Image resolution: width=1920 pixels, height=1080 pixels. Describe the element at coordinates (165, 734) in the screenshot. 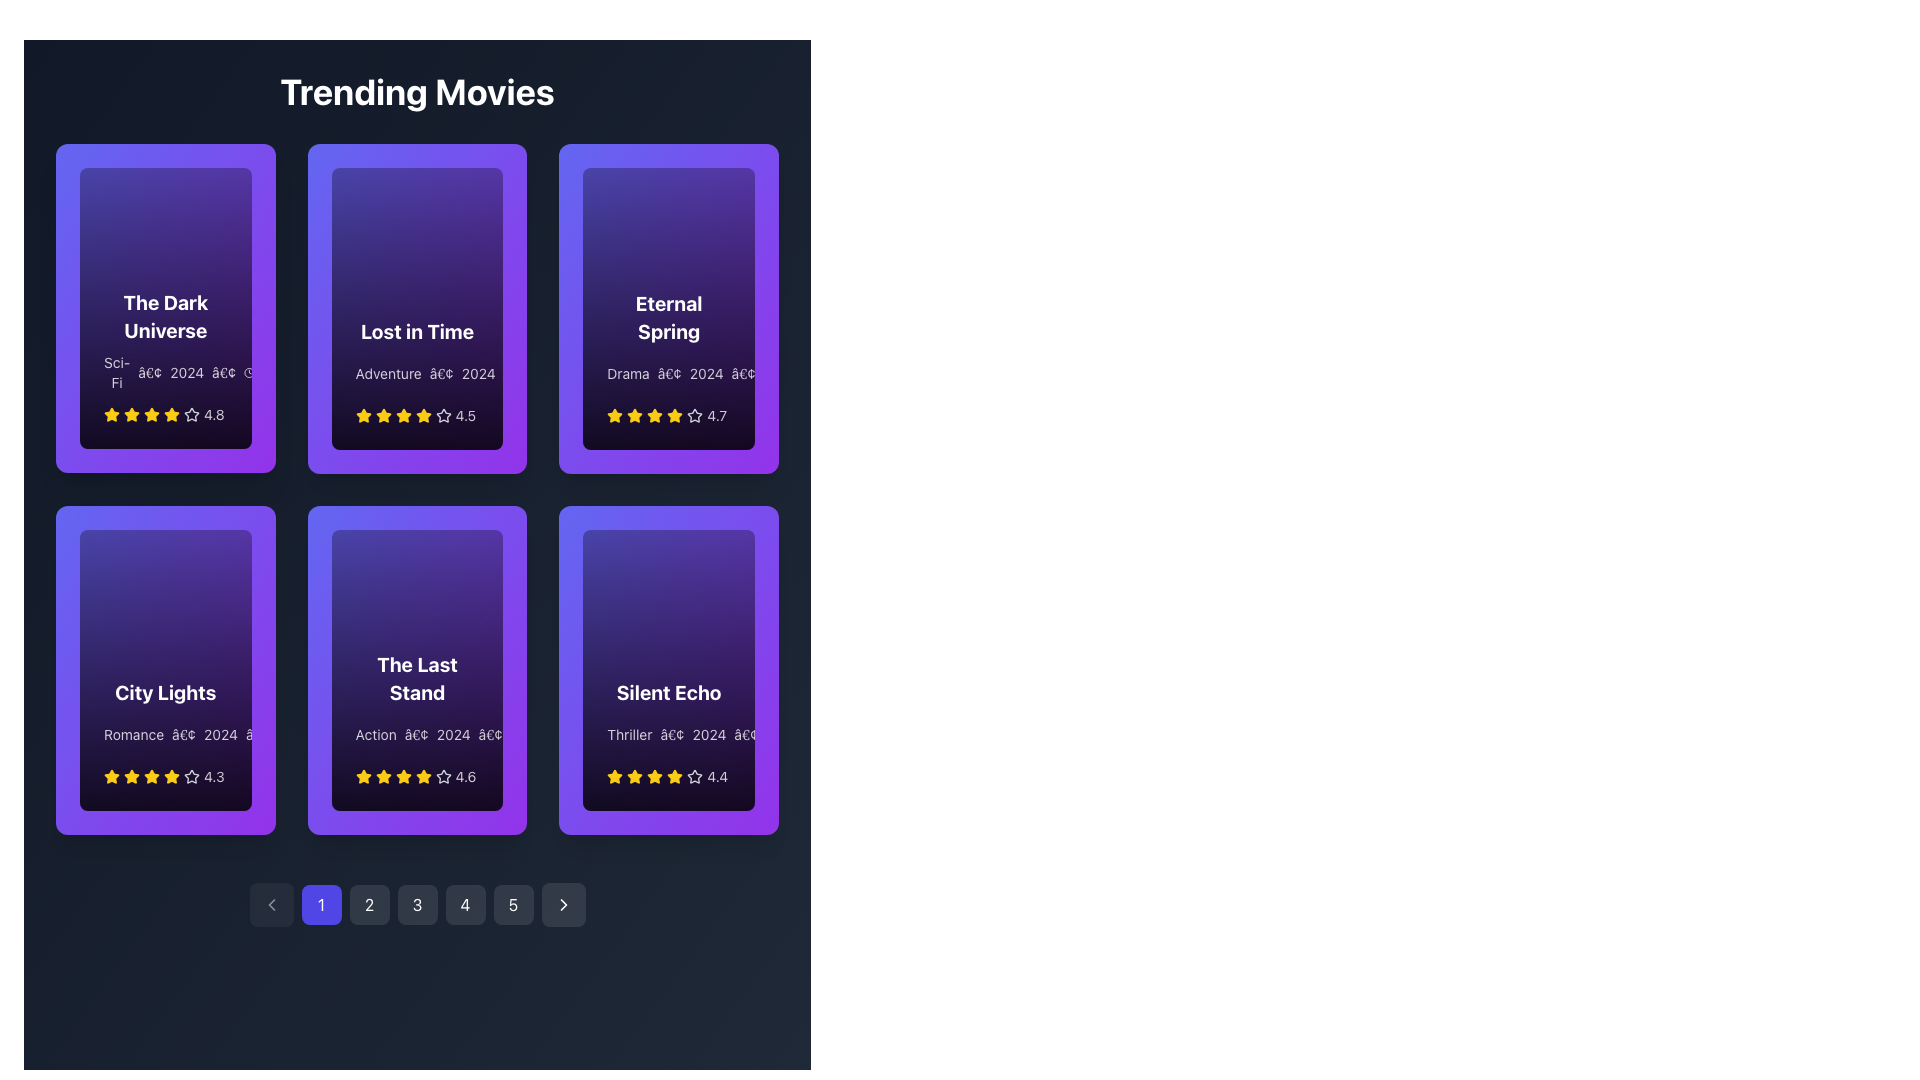

I see `the text element displaying the movie genre, release year, and duration, which reads 'Romance • 2024 • 1h 45m' and is positioned below the title 'City Lights' within the card layout` at that location.